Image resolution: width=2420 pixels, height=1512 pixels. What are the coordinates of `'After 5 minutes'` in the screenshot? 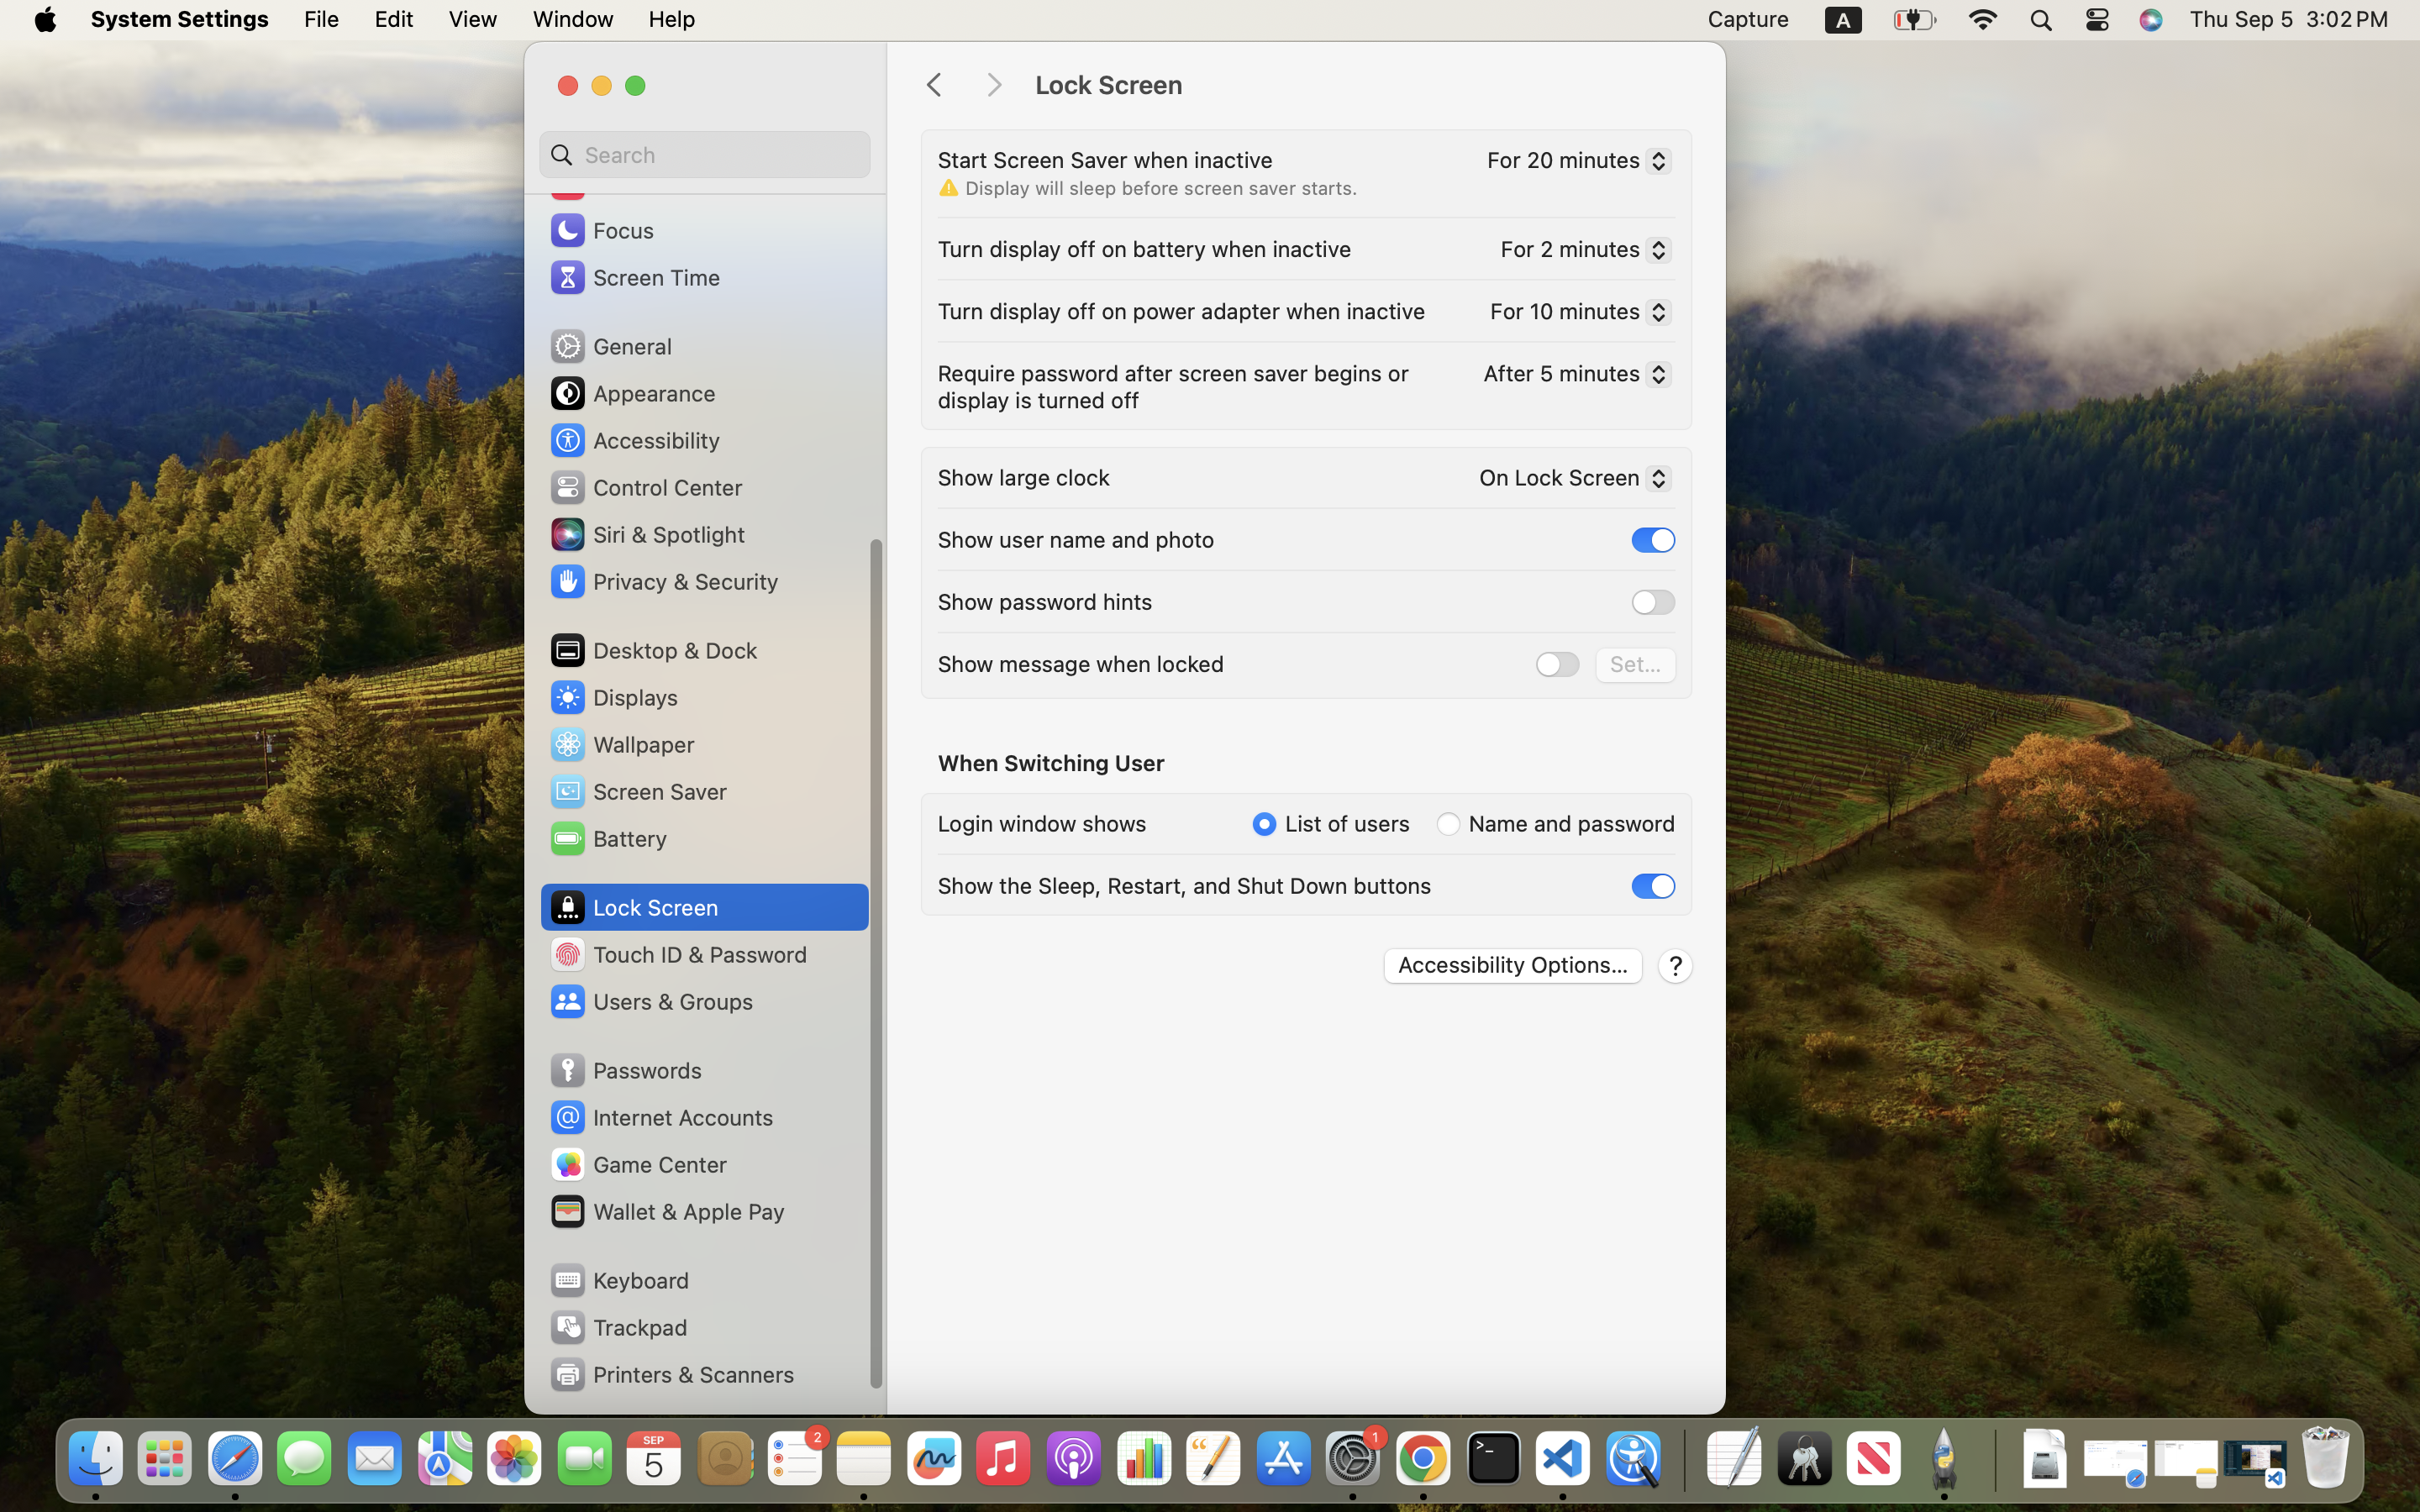 It's located at (1570, 375).